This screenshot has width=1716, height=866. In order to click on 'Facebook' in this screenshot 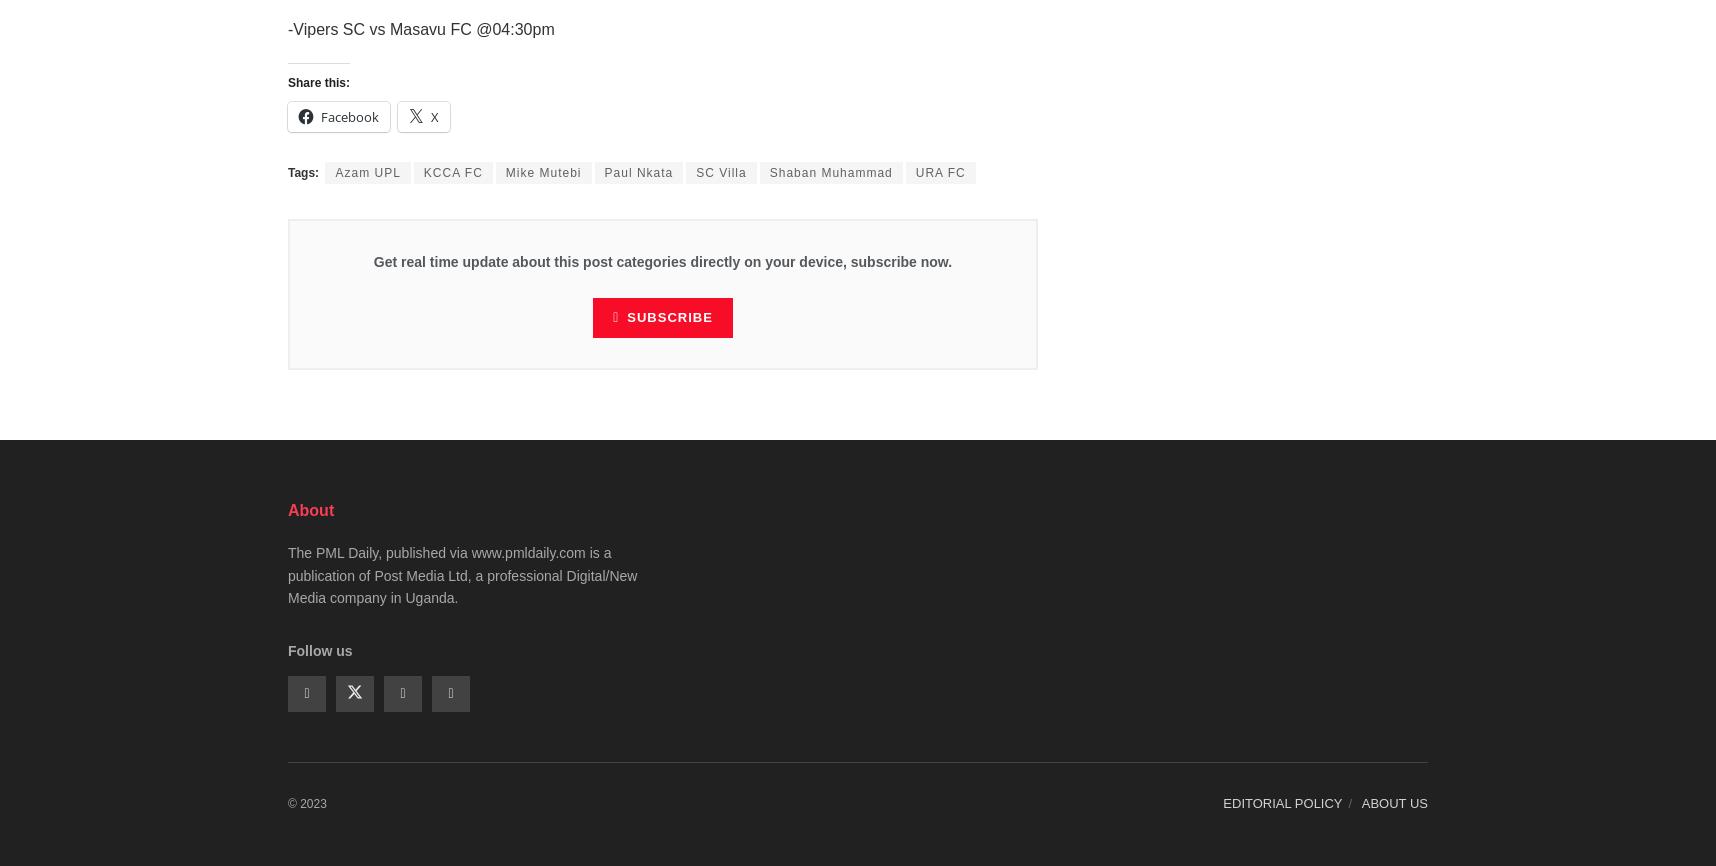, I will do `click(350, 116)`.